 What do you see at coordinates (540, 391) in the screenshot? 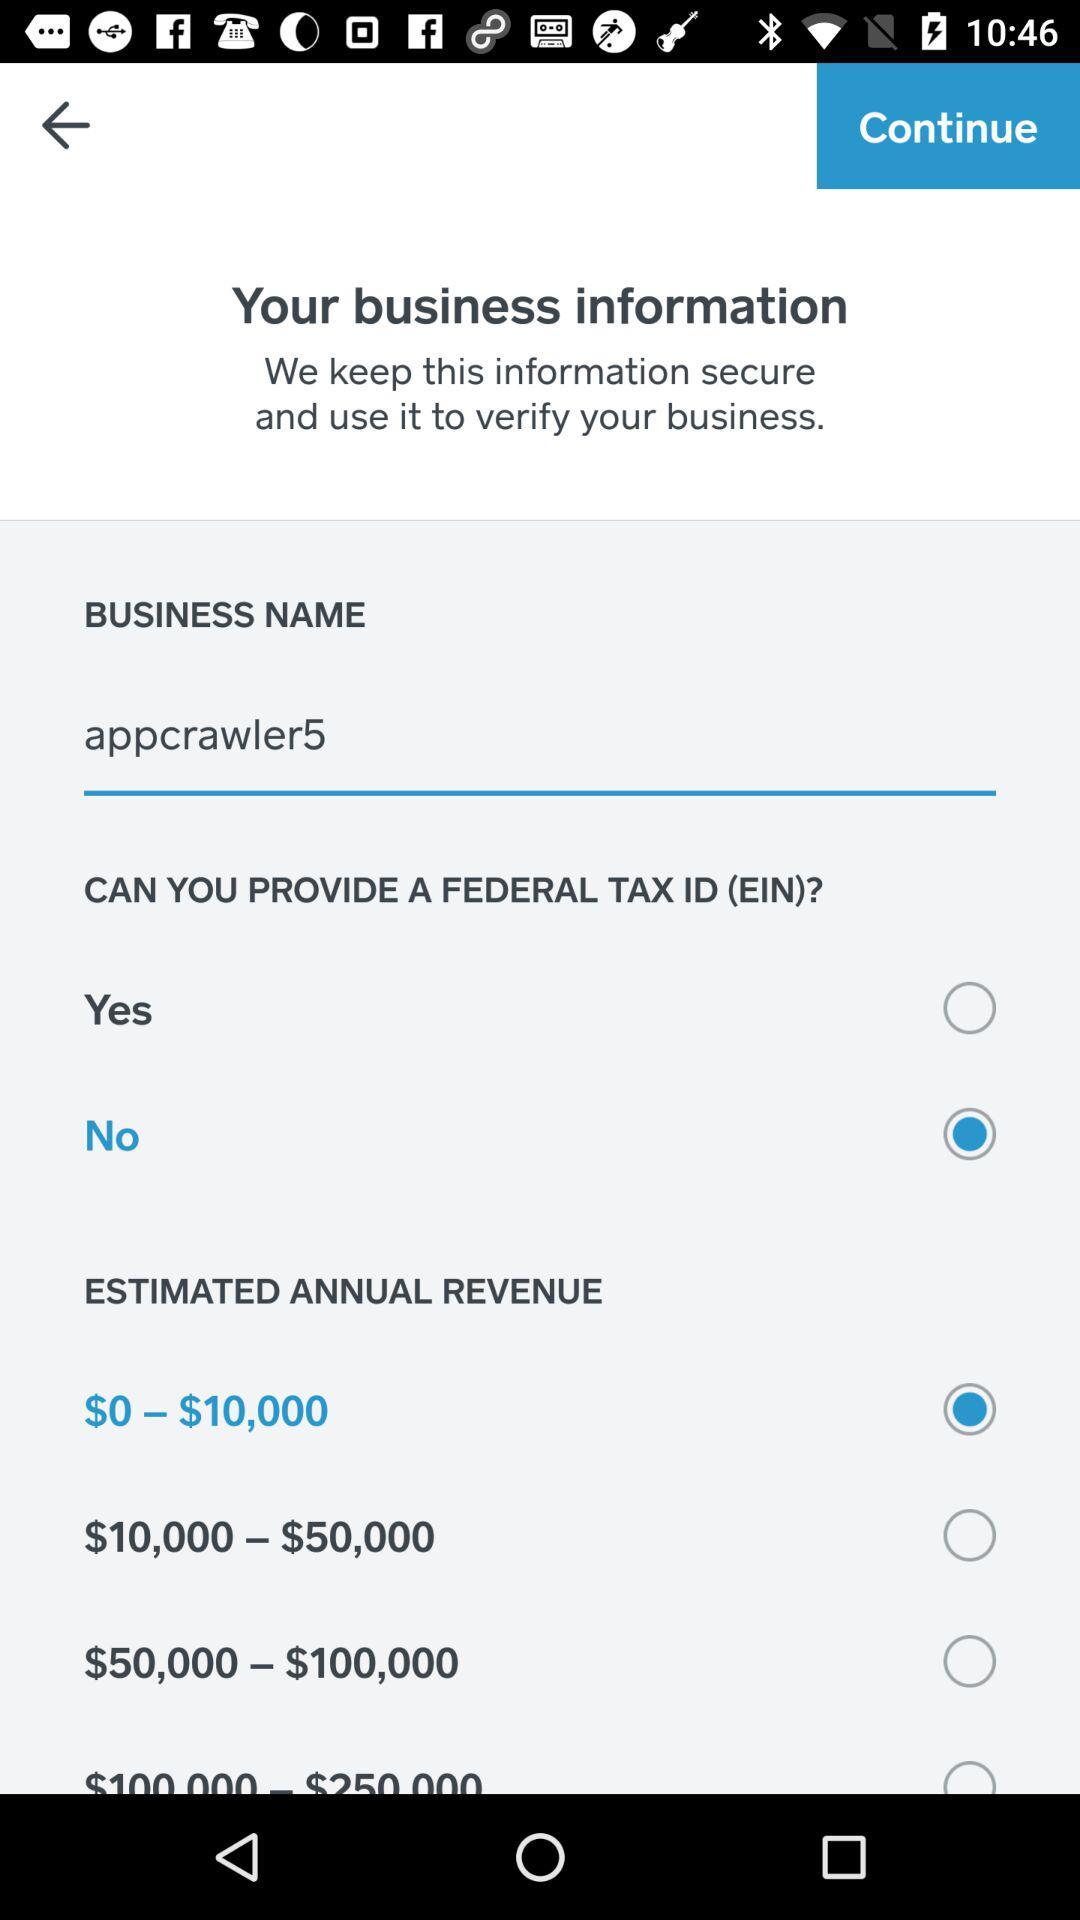
I see `the item below your business information icon` at bounding box center [540, 391].